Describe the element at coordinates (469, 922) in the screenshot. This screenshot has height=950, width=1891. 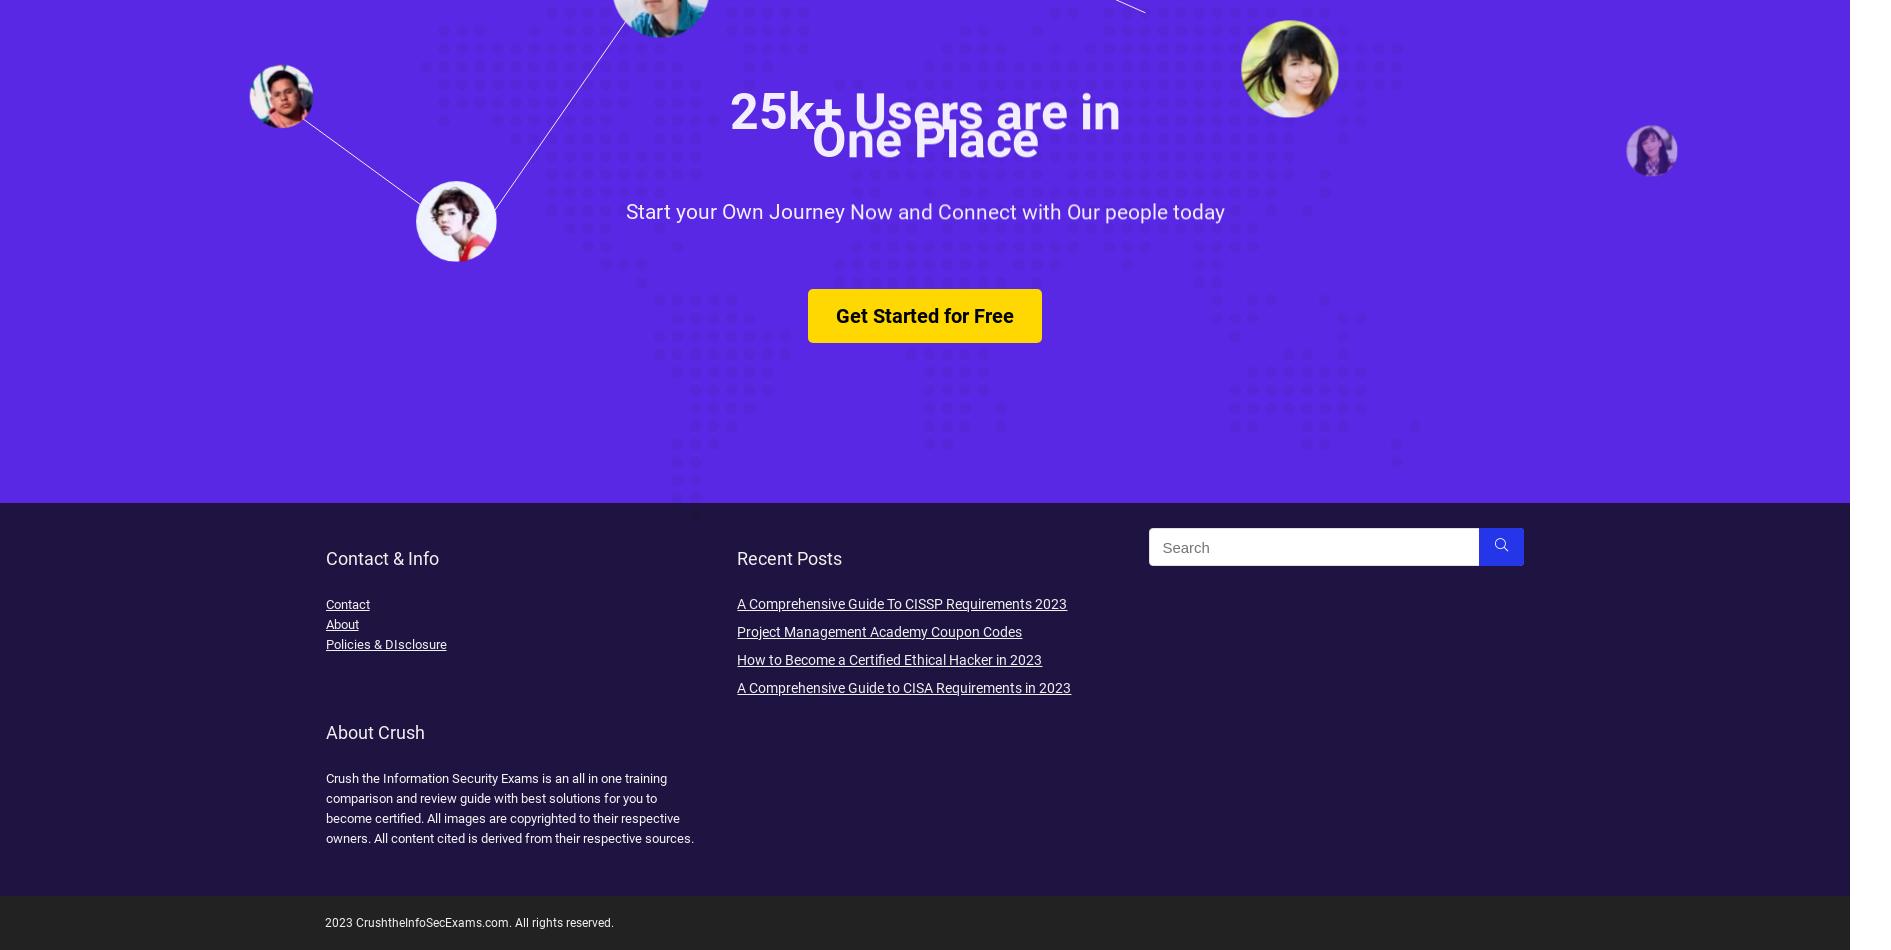
I see `'2023 CrushtheInfoSecExams.com. All rights reserved.'` at that location.